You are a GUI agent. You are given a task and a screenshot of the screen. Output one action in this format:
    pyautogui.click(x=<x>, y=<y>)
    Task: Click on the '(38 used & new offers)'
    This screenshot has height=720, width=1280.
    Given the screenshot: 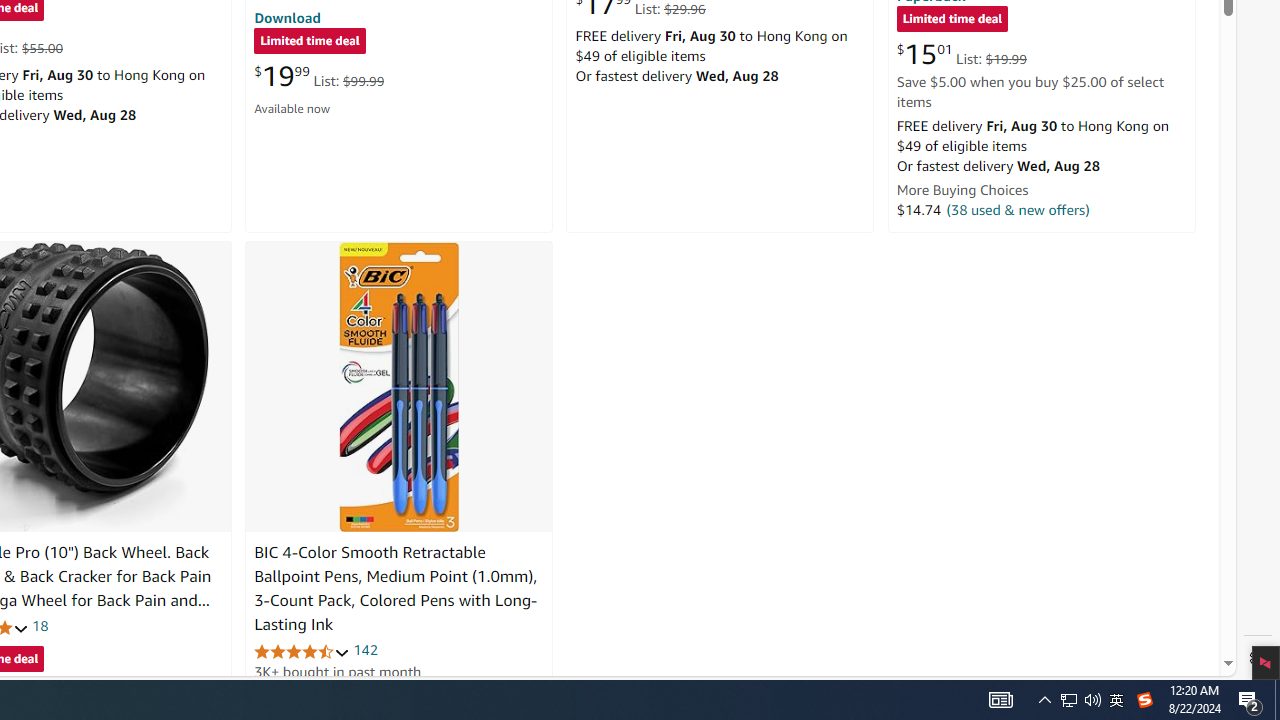 What is the action you would take?
    pyautogui.click(x=1018, y=209)
    